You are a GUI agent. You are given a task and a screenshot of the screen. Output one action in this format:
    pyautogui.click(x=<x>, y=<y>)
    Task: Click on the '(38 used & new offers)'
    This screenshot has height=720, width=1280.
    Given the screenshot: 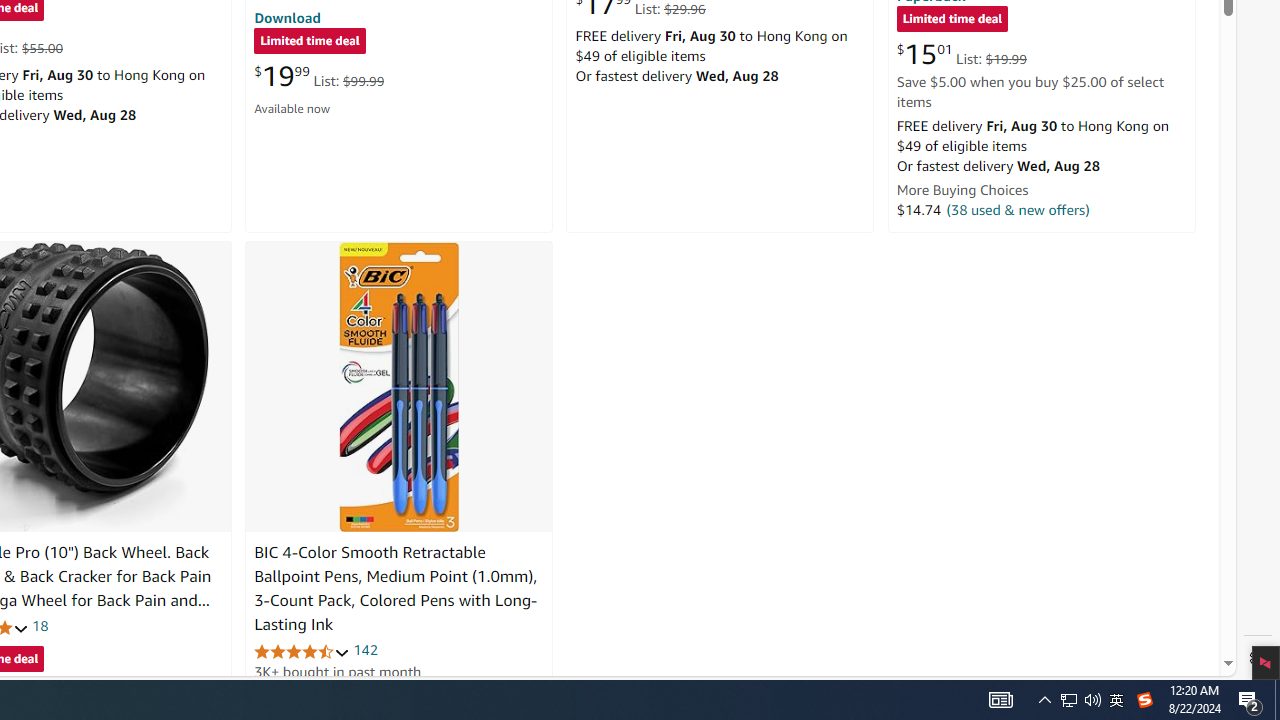 What is the action you would take?
    pyautogui.click(x=1018, y=209)
    